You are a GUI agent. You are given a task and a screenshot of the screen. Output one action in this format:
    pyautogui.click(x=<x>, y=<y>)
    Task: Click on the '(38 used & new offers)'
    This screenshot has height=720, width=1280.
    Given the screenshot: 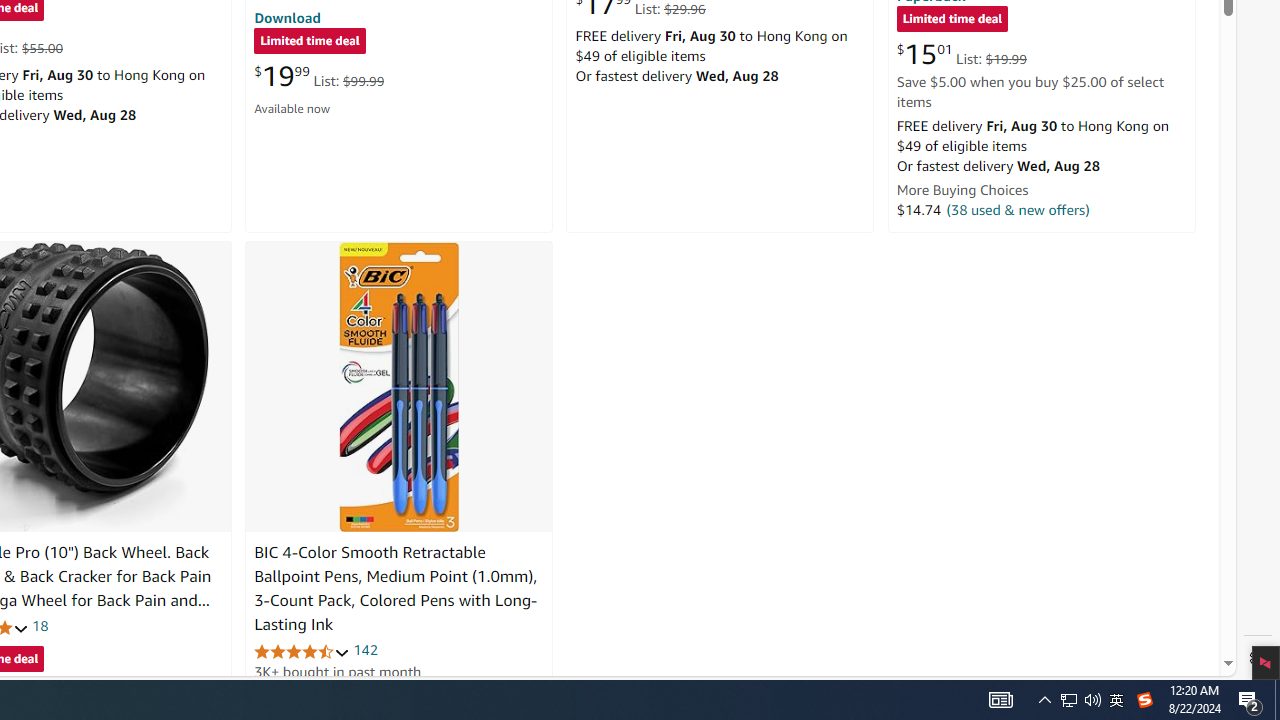 What is the action you would take?
    pyautogui.click(x=1018, y=209)
    